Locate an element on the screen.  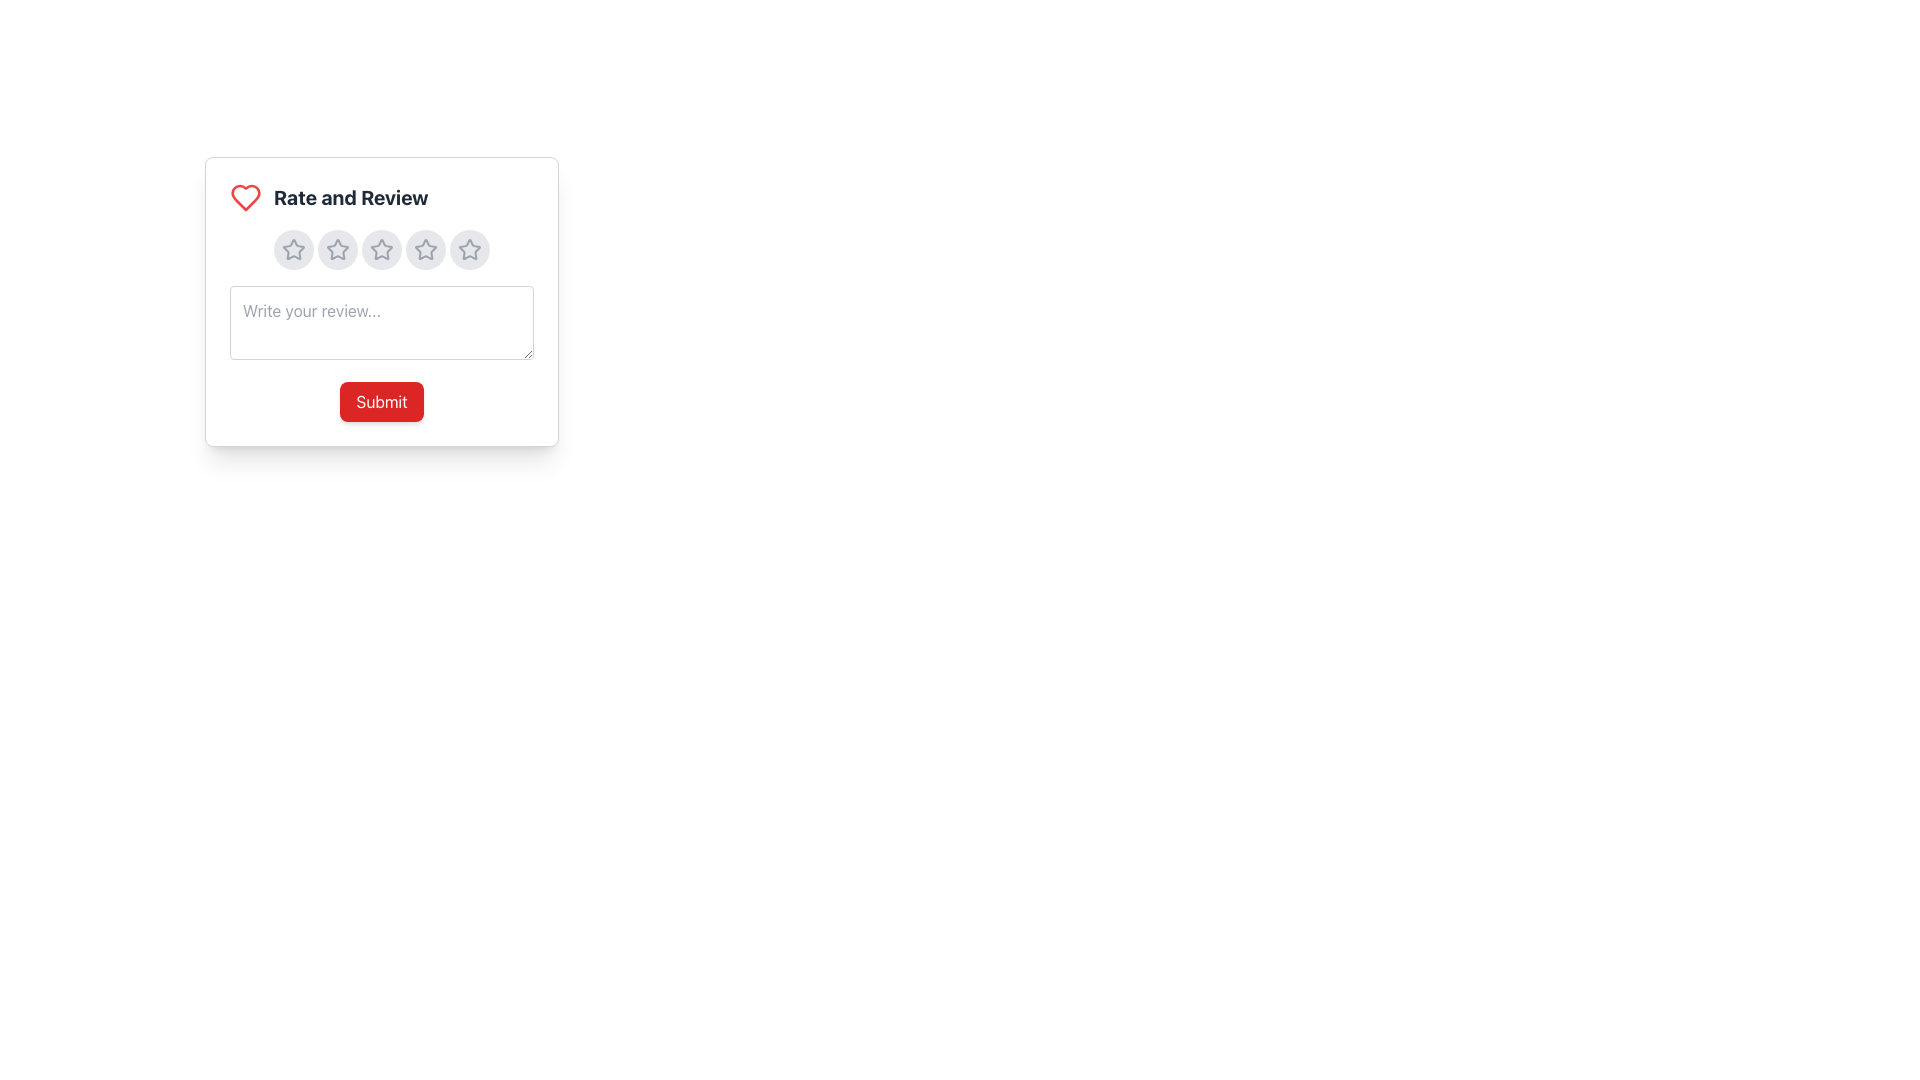
the 'Submit' button, which is a red rectangular button with white text, located at the bottom of a card-like structure is located at coordinates (382, 401).